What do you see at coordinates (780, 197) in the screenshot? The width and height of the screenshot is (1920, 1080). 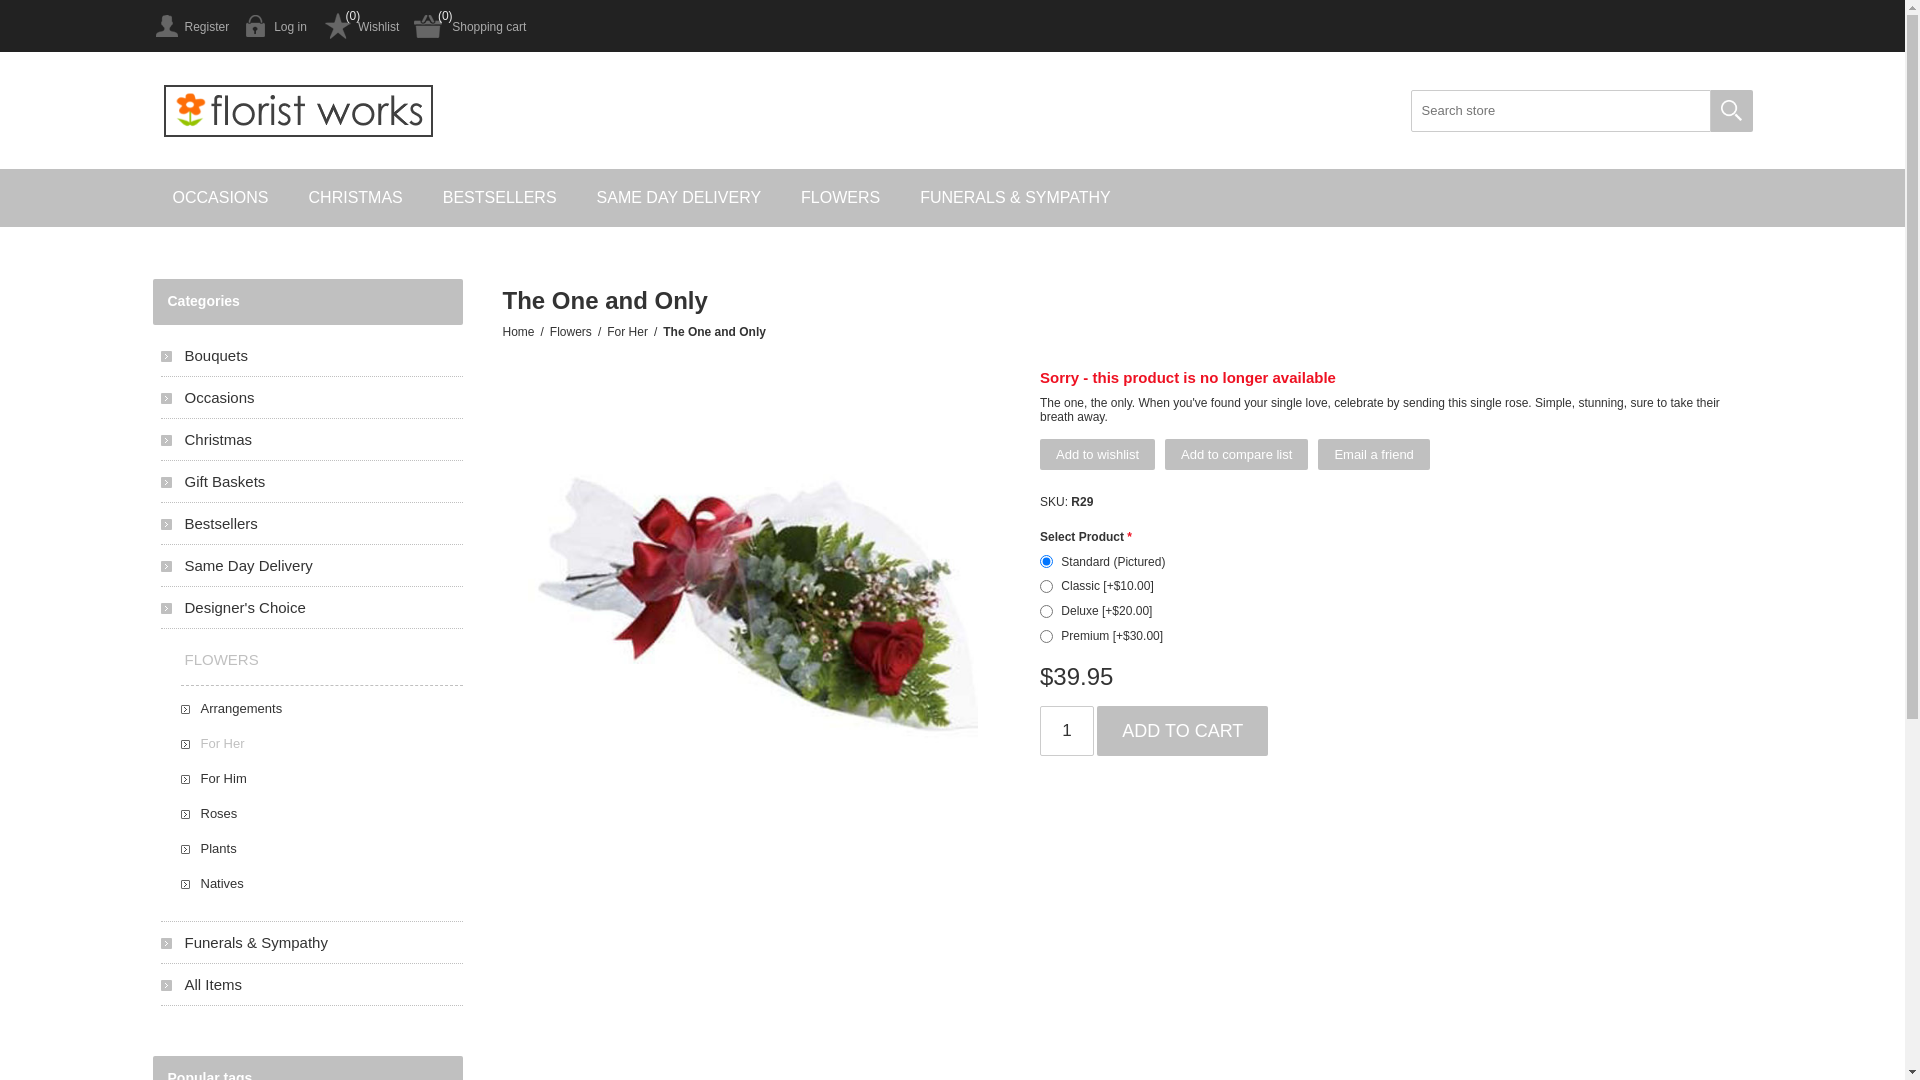 I see `'FLOWERS'` at bounding box center [780, 197].